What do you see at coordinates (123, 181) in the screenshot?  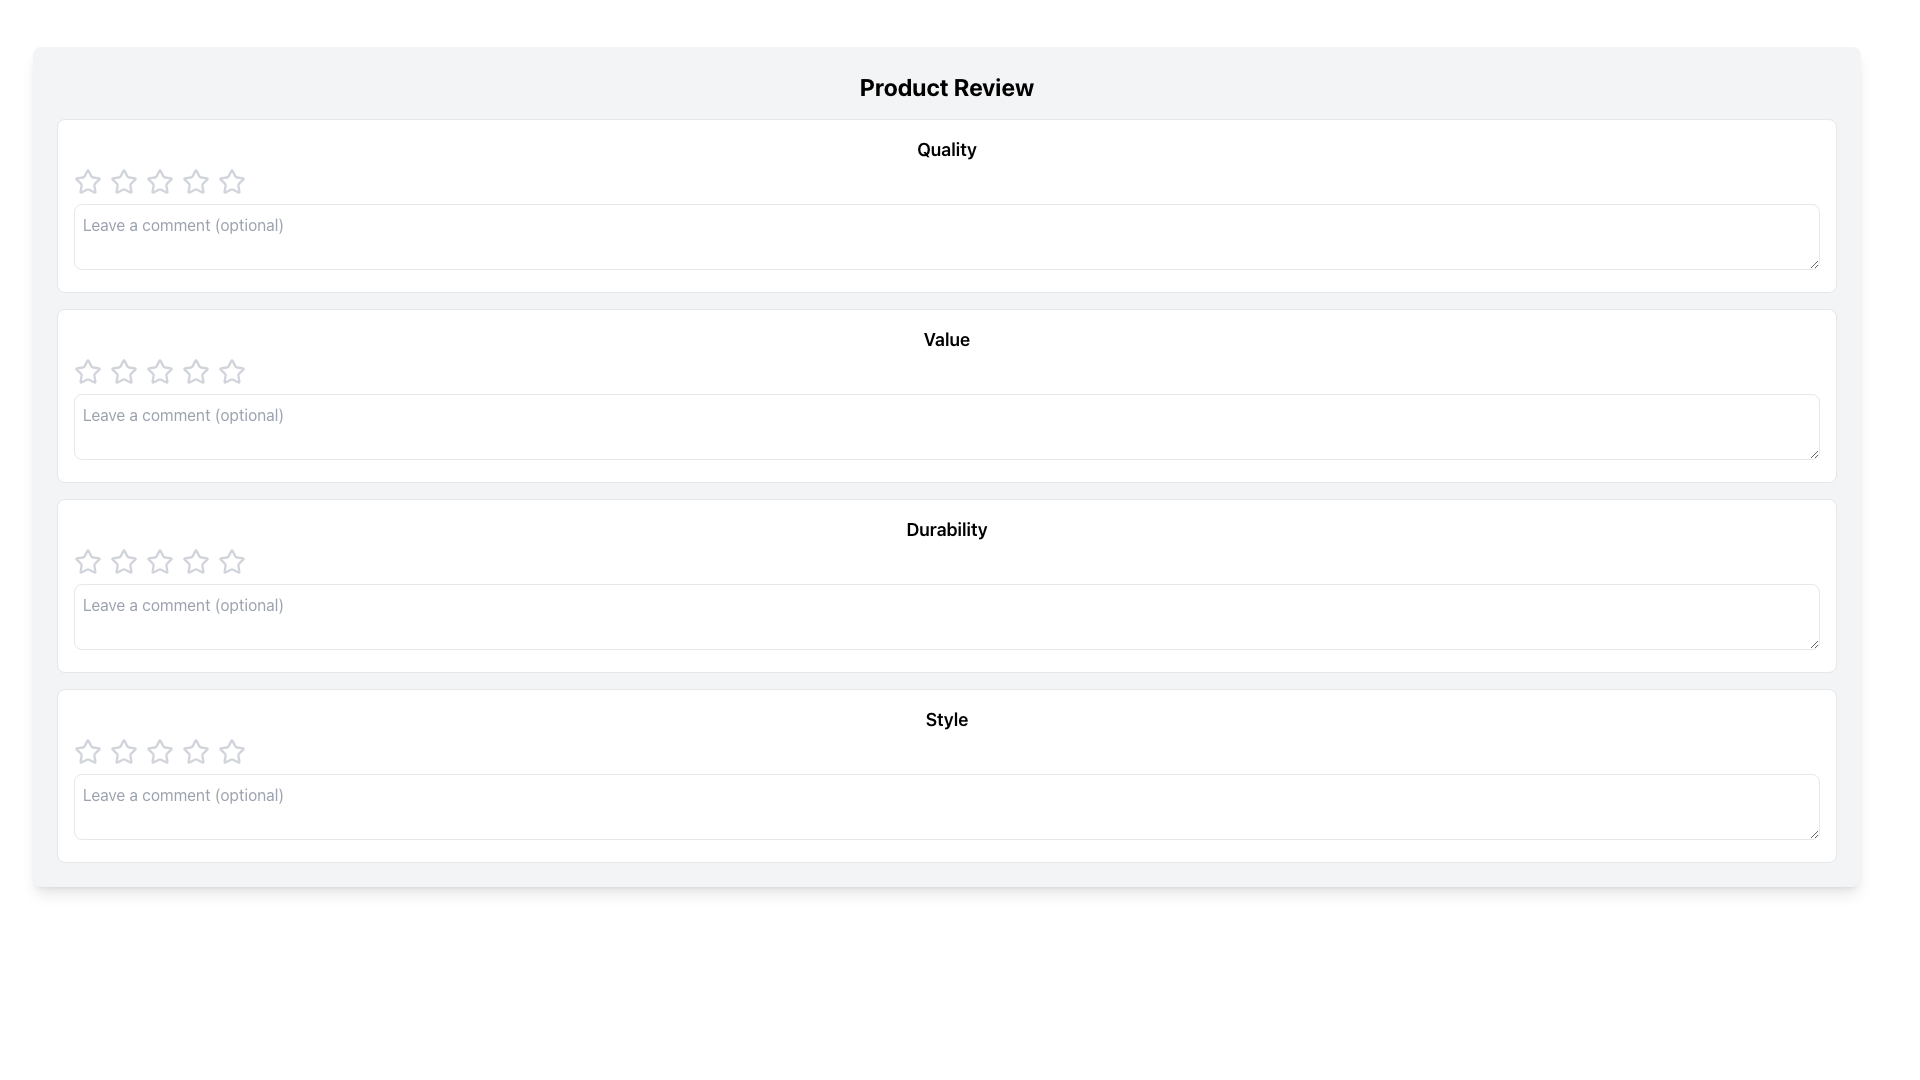 I see `the second Rating star icon in the 'Quality' section of the rating interface` at bounding box center [123, 181].